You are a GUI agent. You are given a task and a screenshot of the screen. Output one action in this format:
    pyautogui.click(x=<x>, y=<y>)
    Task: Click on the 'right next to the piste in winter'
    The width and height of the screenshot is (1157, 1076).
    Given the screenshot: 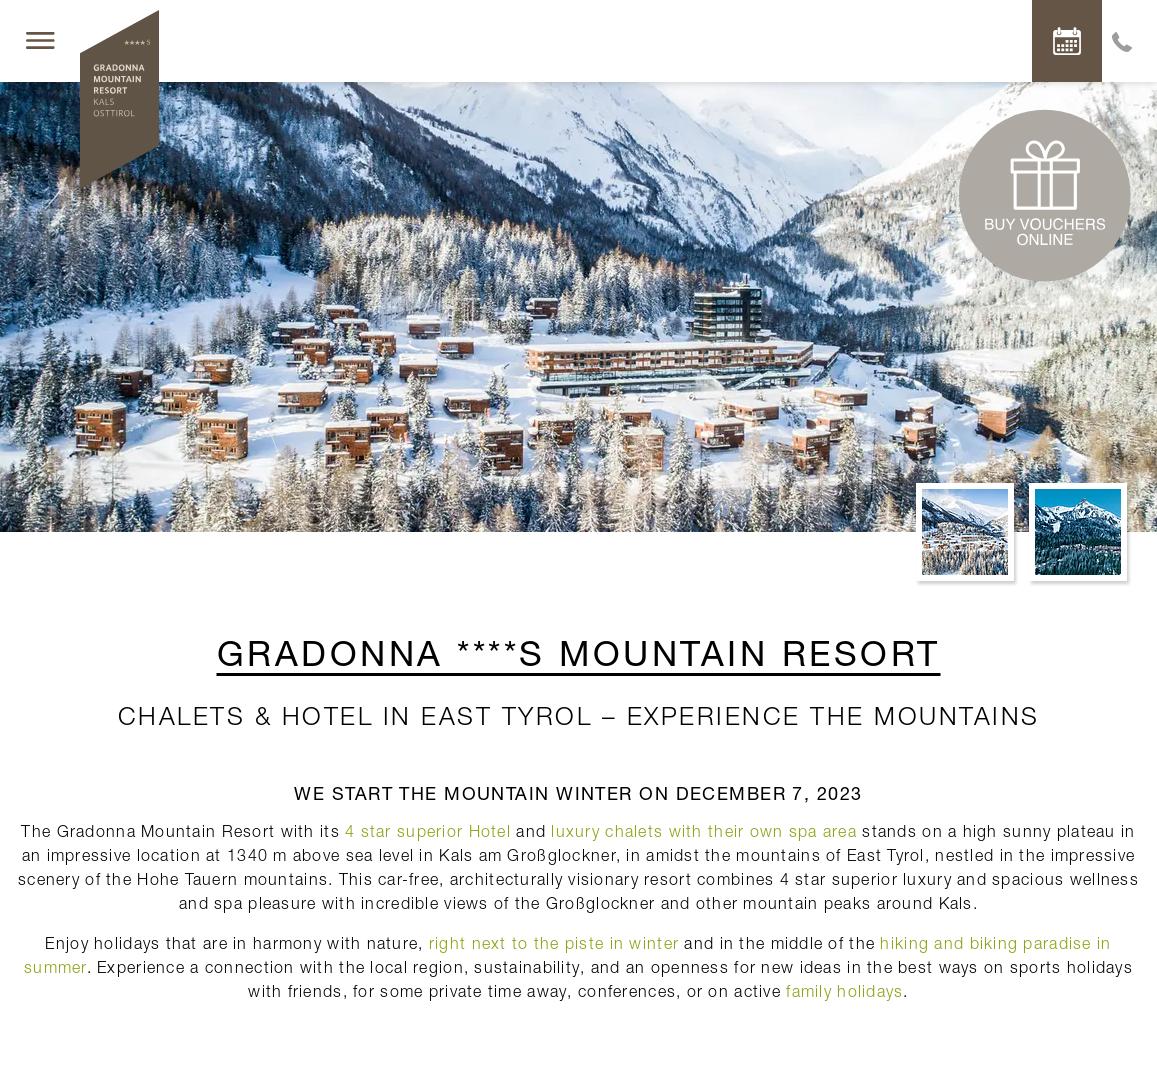 What is the action you would take?
    pyautogui.click(x=552, y=942)
    